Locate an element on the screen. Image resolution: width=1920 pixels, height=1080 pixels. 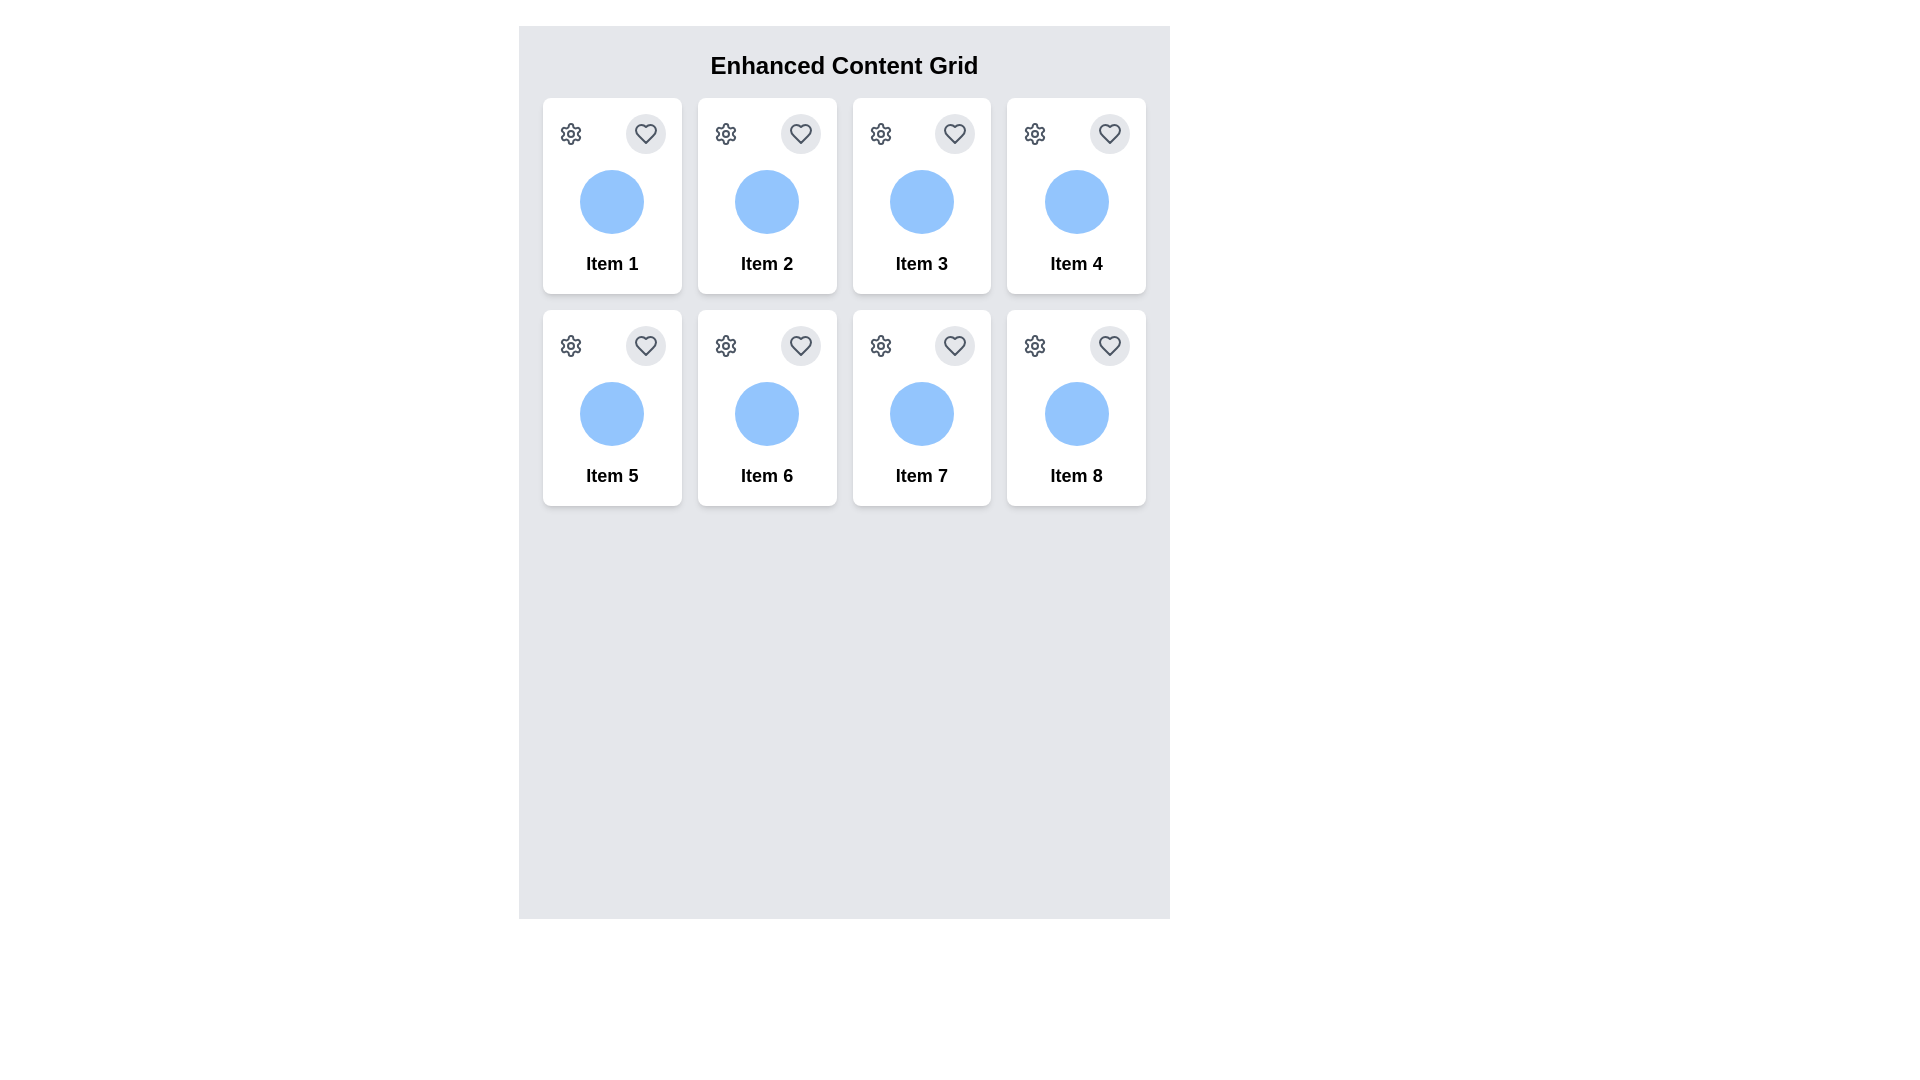
the card located in the second row and second column of the grid, which is adjacent to 'Item 5' and below 'Item 2' is located at coordinates (766, 407).